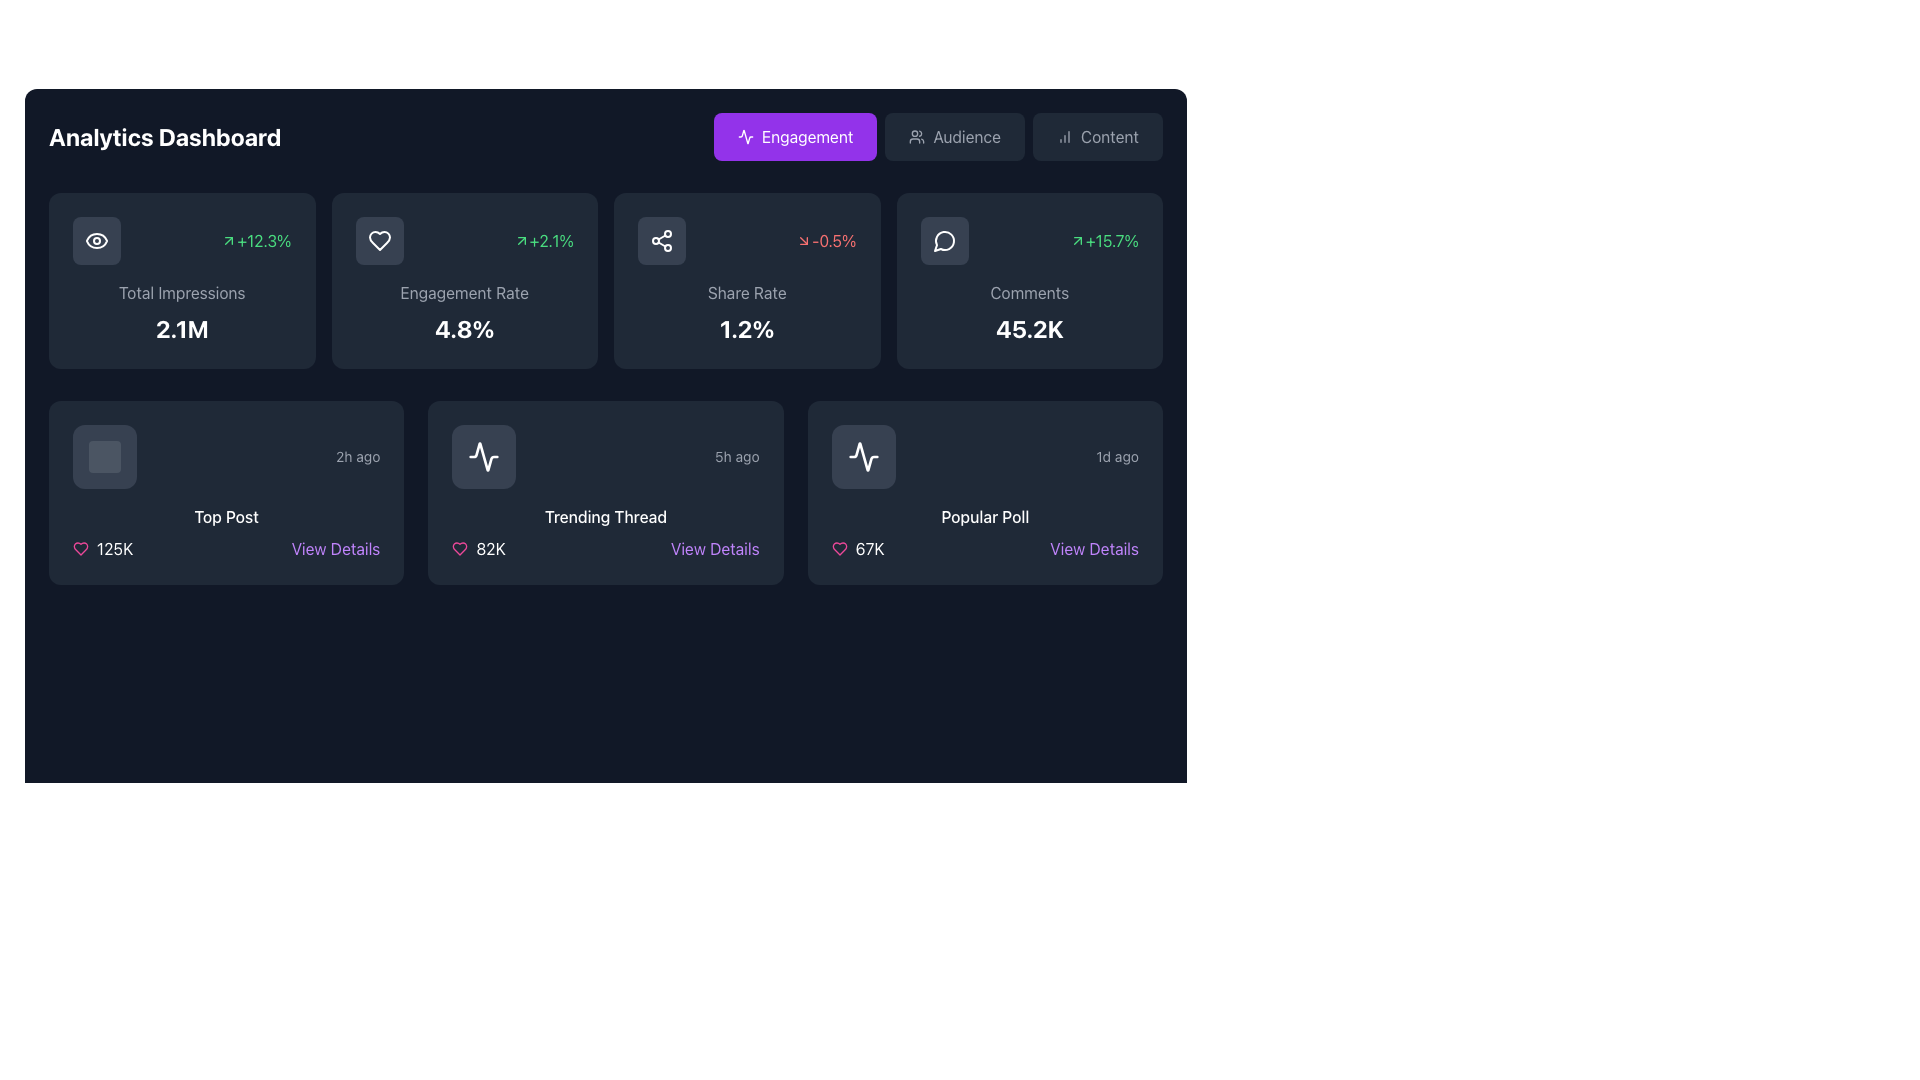 This screenshot has width=1920, height=1080. I want to click on the 'Trending Thread' Icon Button for keyboard interaction, so click(484, 456).